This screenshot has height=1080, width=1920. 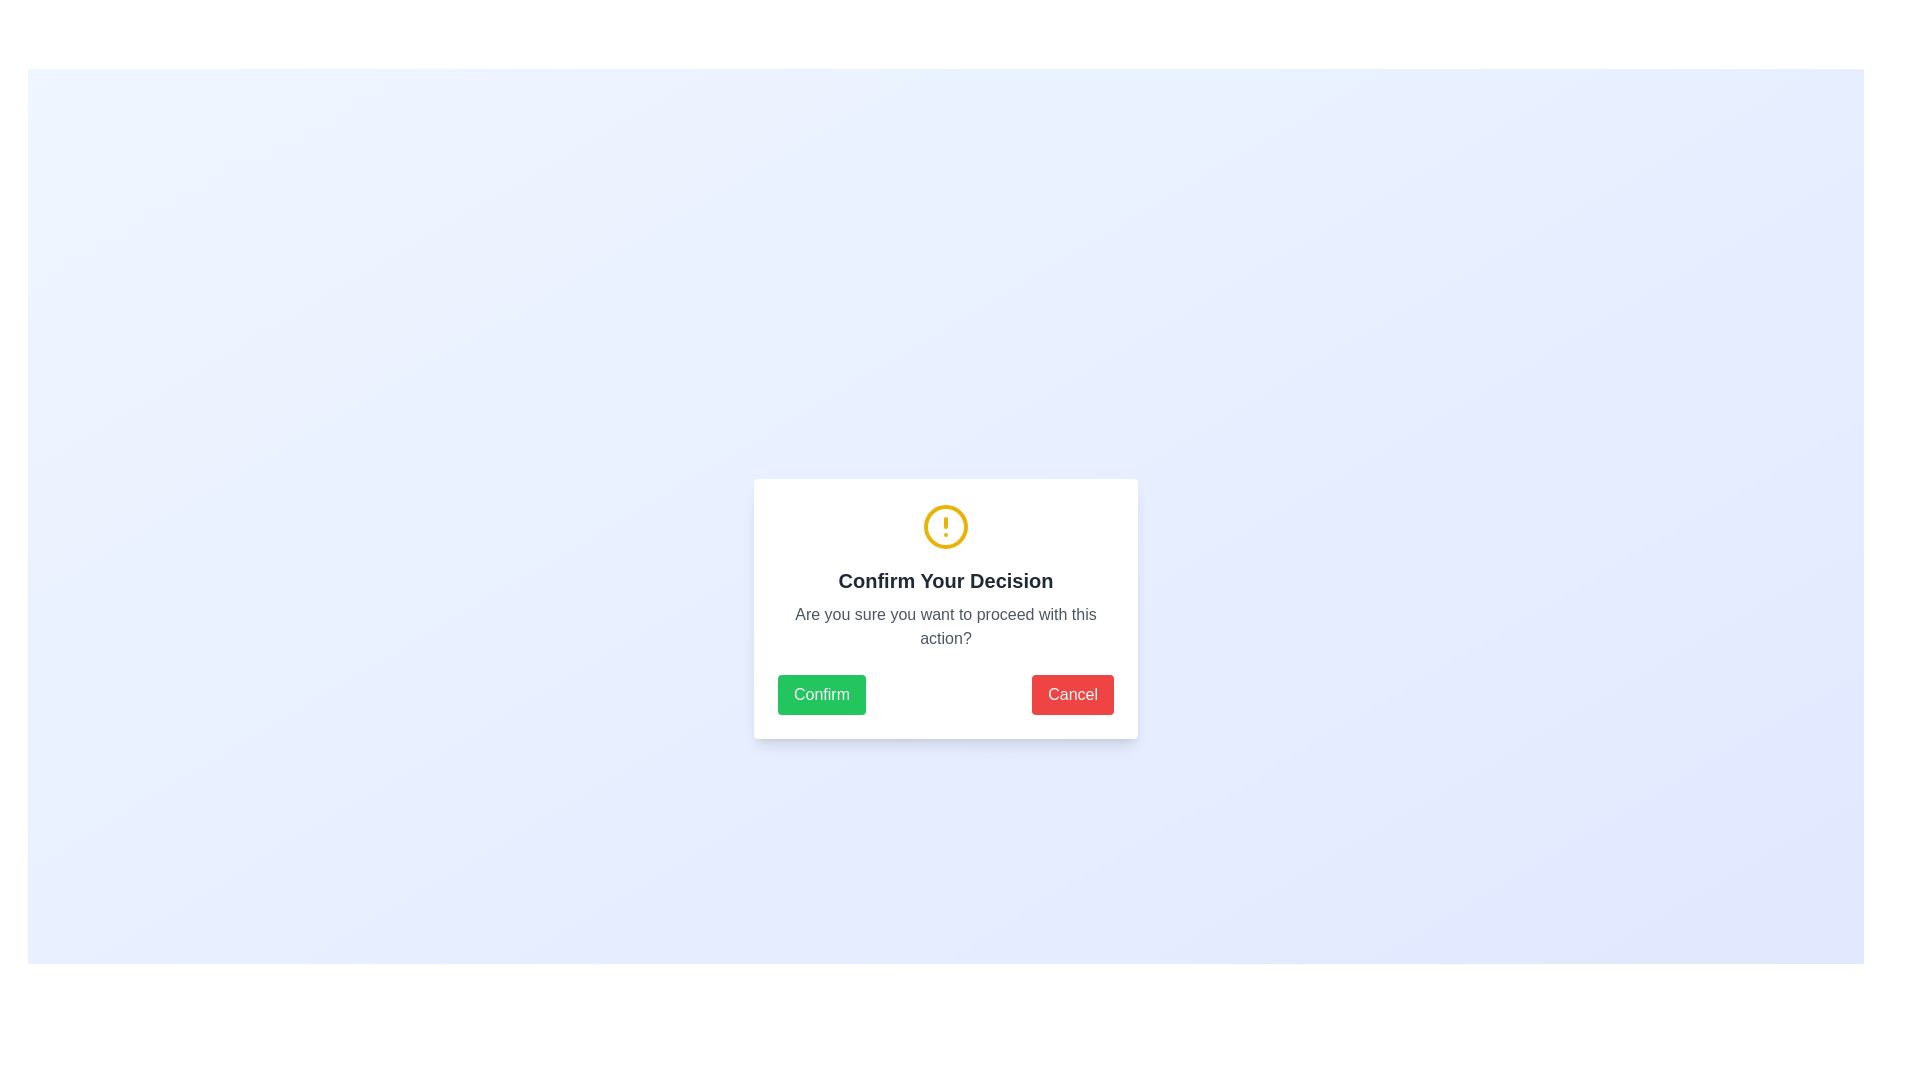 What do you see at coordinates (944, 526) in the screenshot?
I see `the warning icon located at the top of the modal pop-up, centered horizontally above the 'Confirm Your Decision' text for visual information` at bounding box center [944, 526].